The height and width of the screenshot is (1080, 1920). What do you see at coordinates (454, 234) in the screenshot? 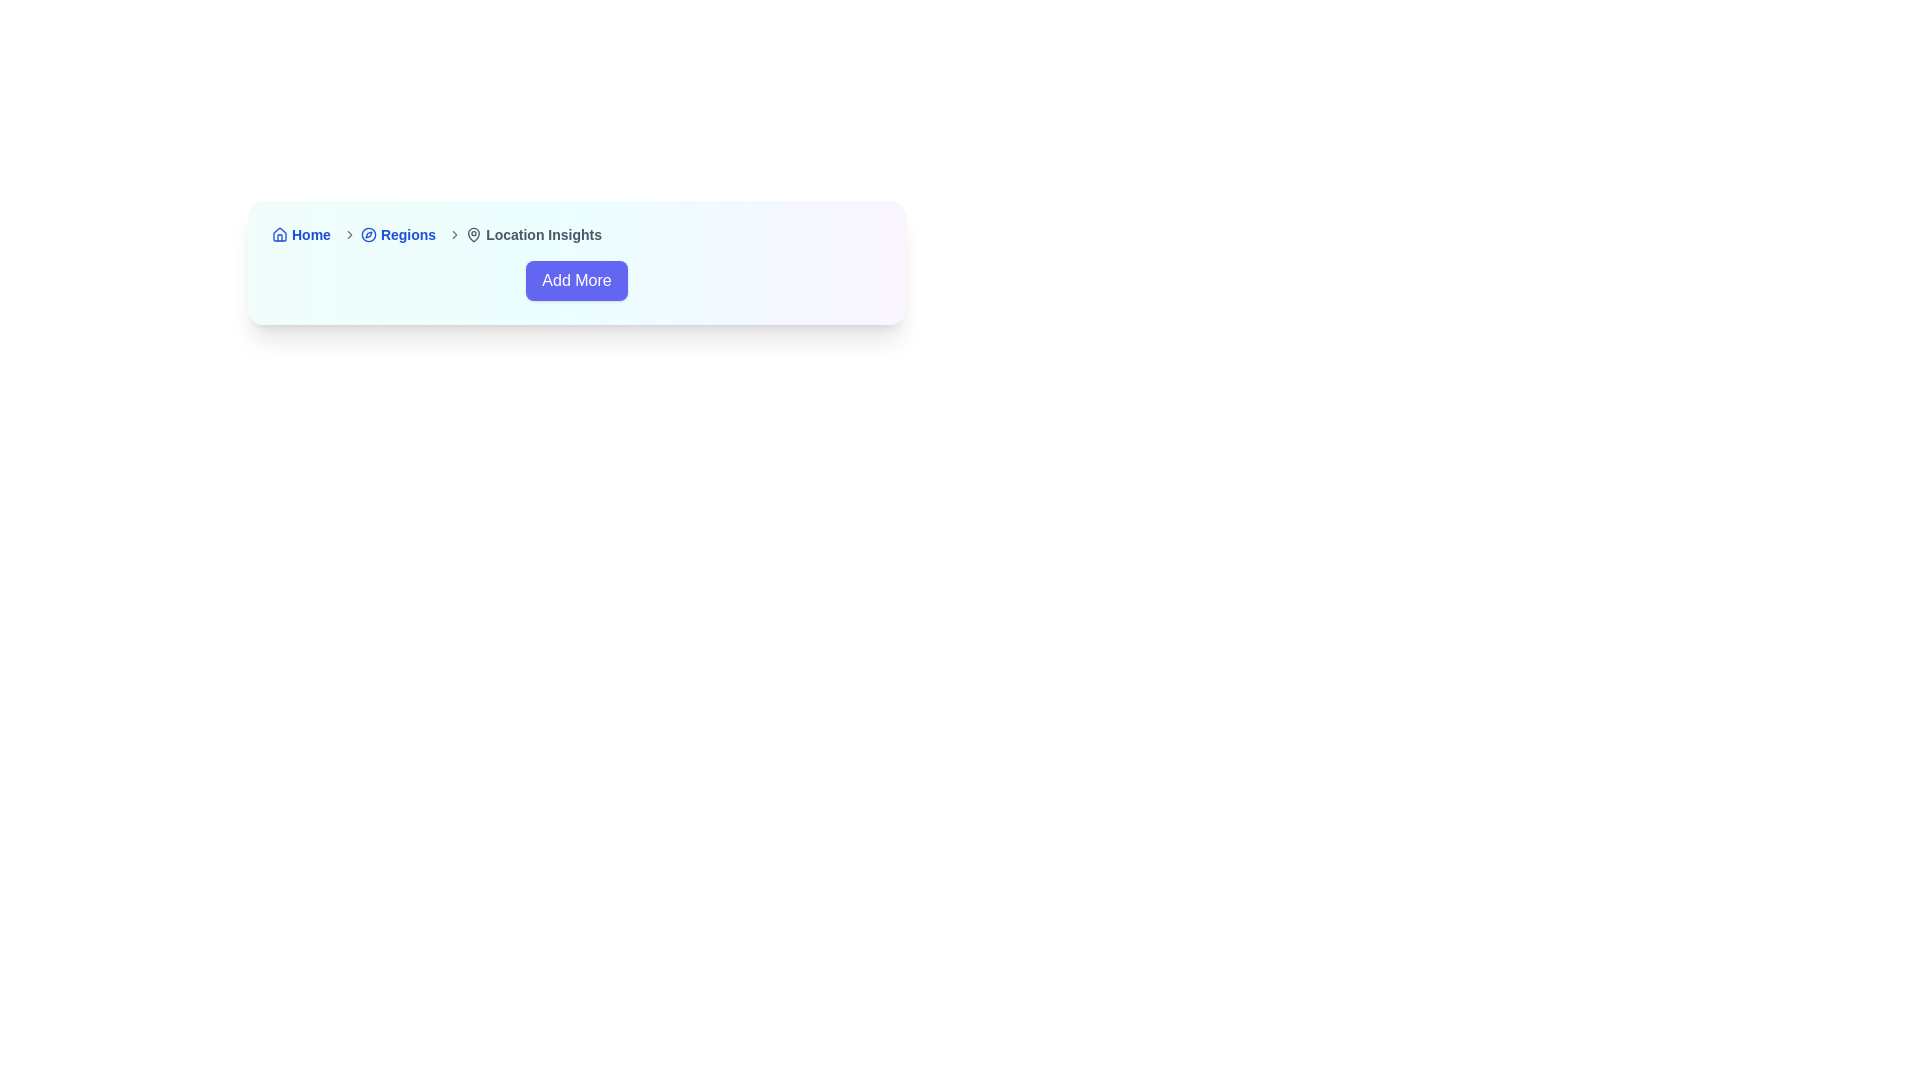
I see `the rightward-pointing chevron icon in the breadcrumb navigation, located immediately to the right of the text 'Regions'` at bounding box center [454, 234].